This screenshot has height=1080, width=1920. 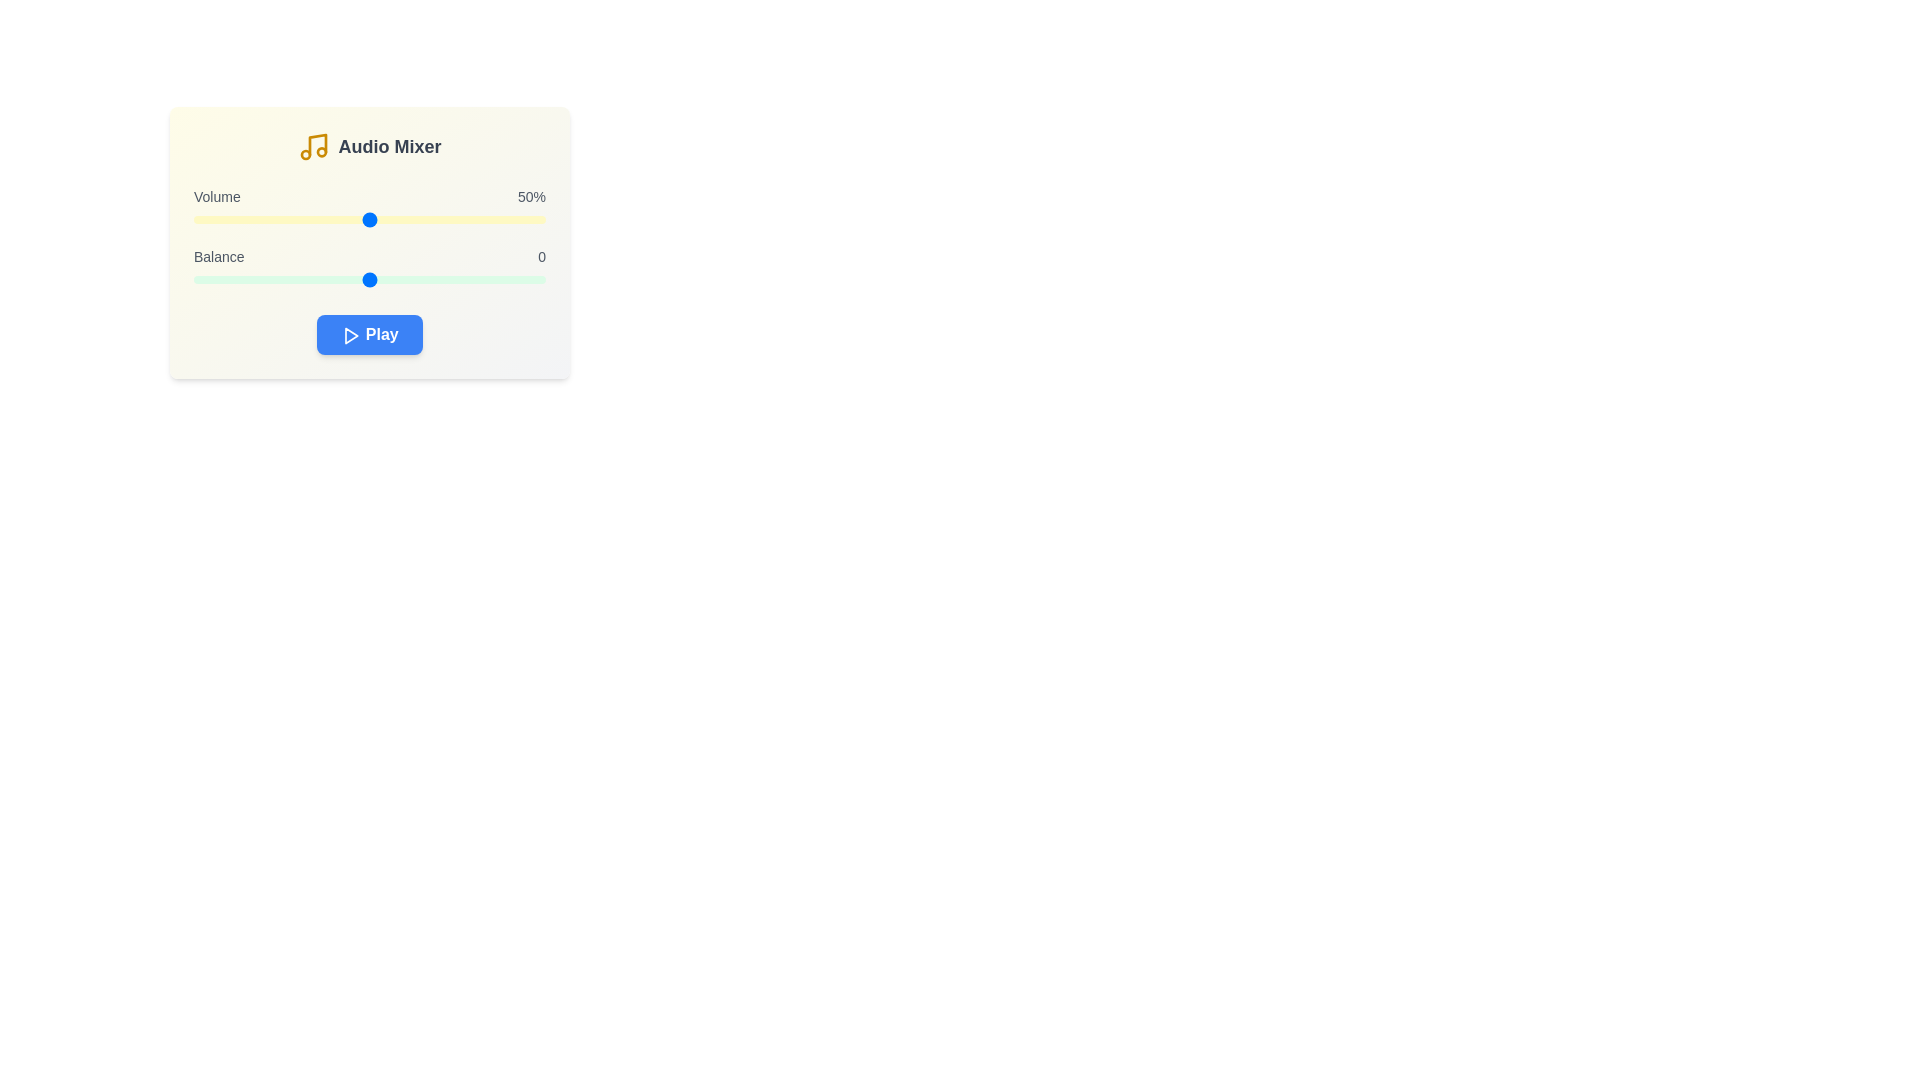 I want to click on balance, so click(x=316, y=280).